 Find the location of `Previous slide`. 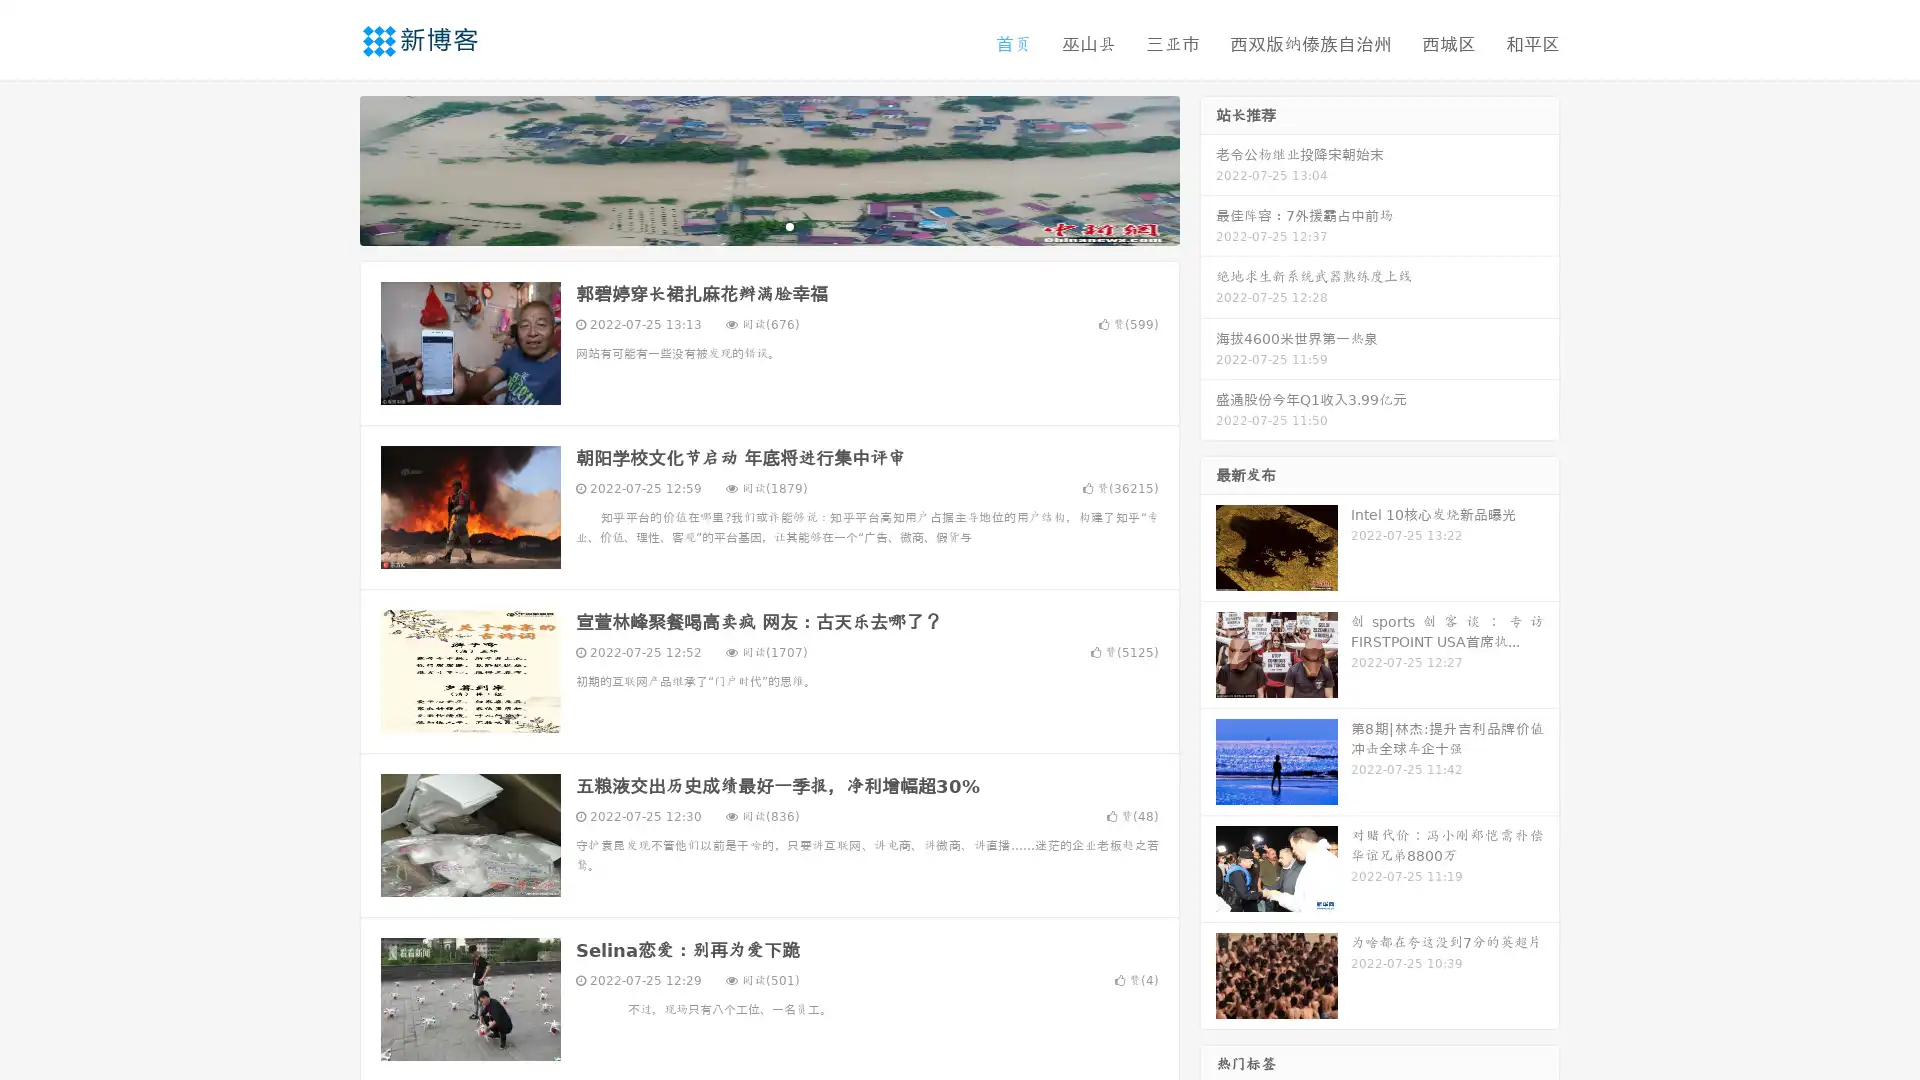

Previous slide is located at coordinates (330, 168).